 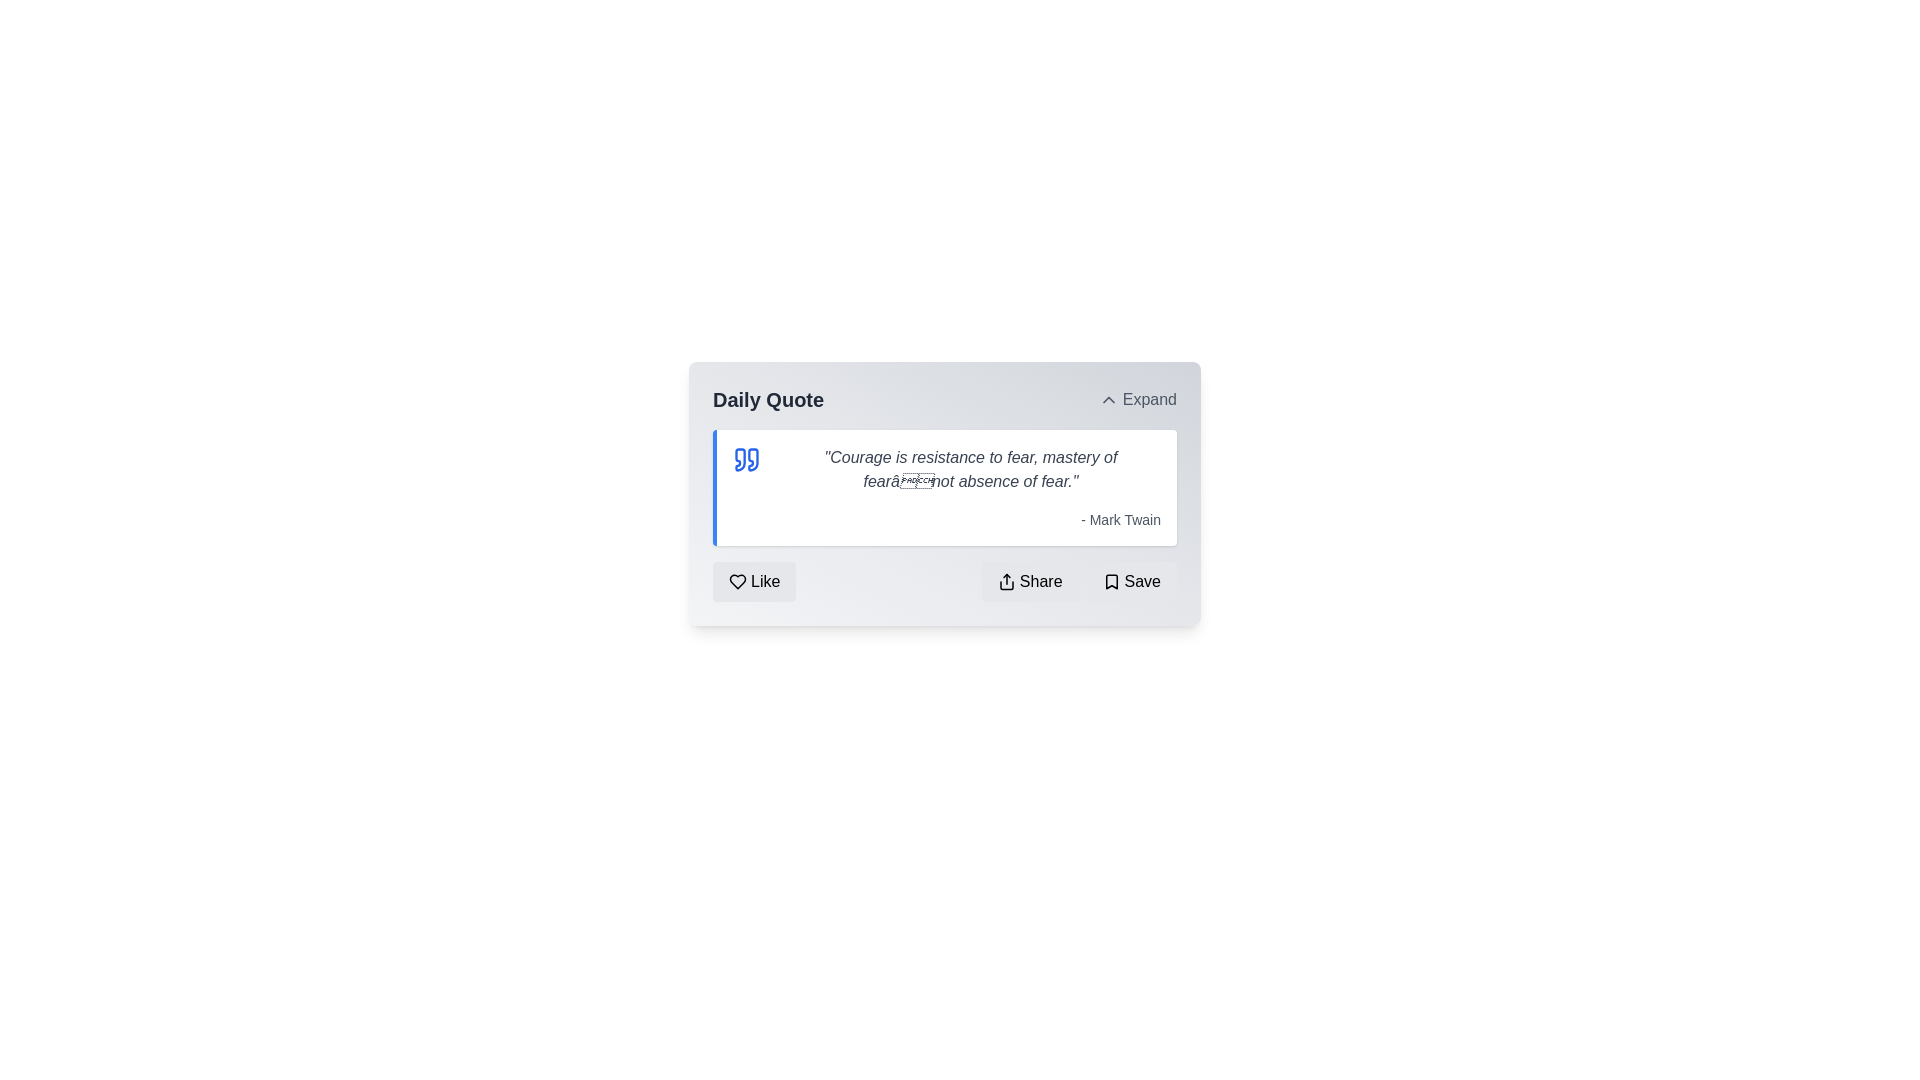 I want to click on the 'Save' button with a bookmark icon, so click(x=1131, y=582).